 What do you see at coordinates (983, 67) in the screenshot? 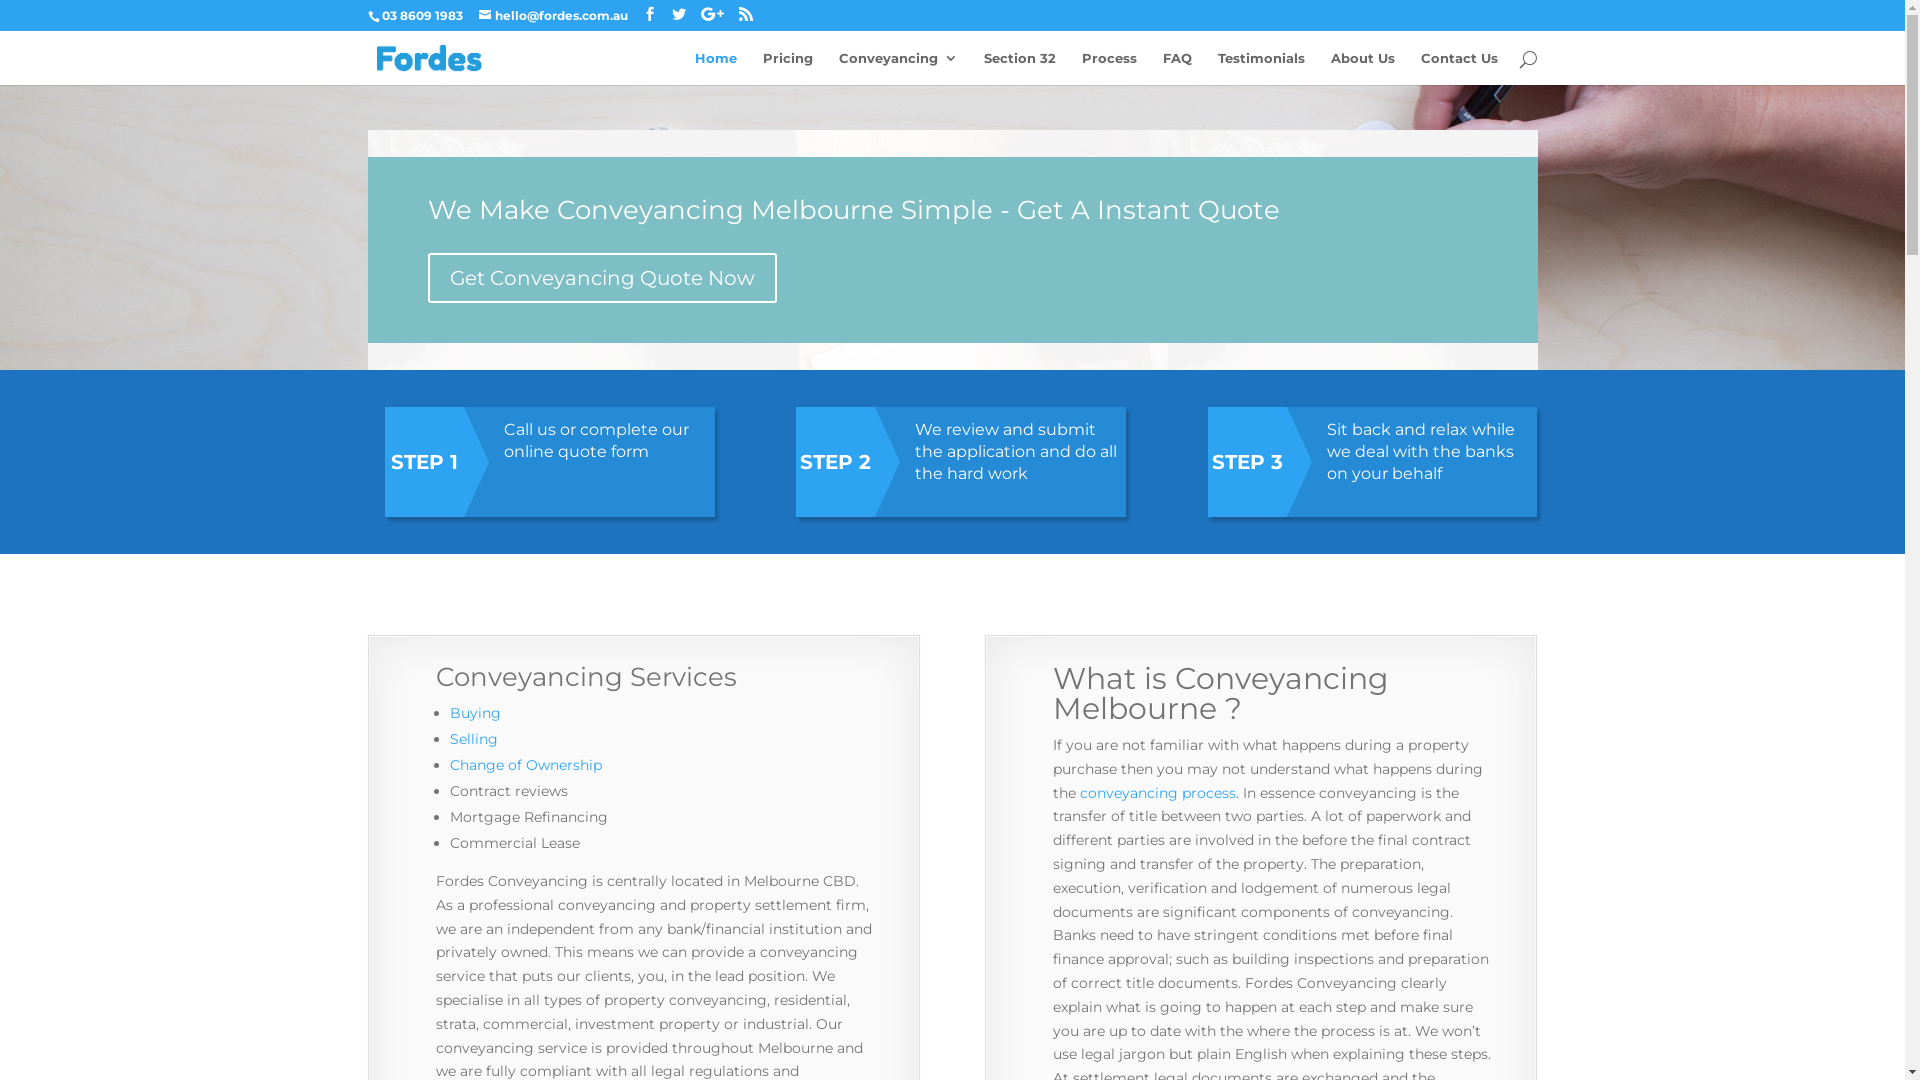
I see `'Section 32'` at bounding box center [983, 67].